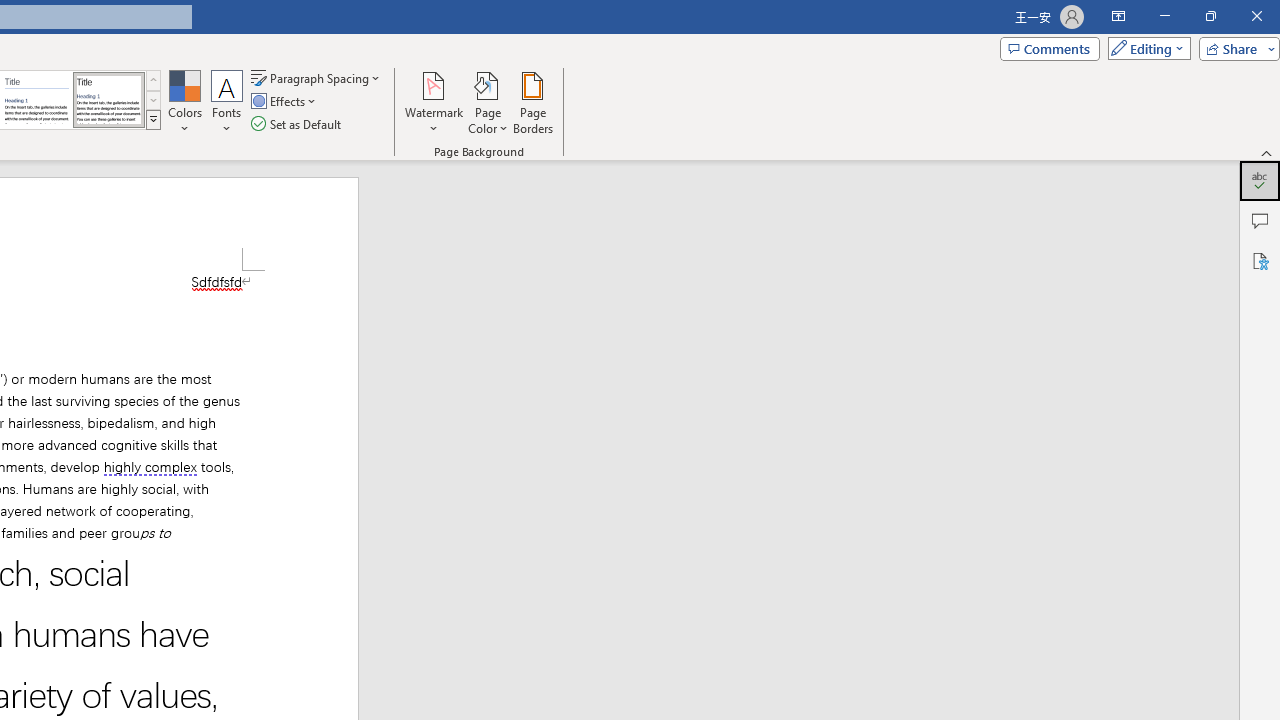  I want to click on 'Page Color', so click(488, 103).